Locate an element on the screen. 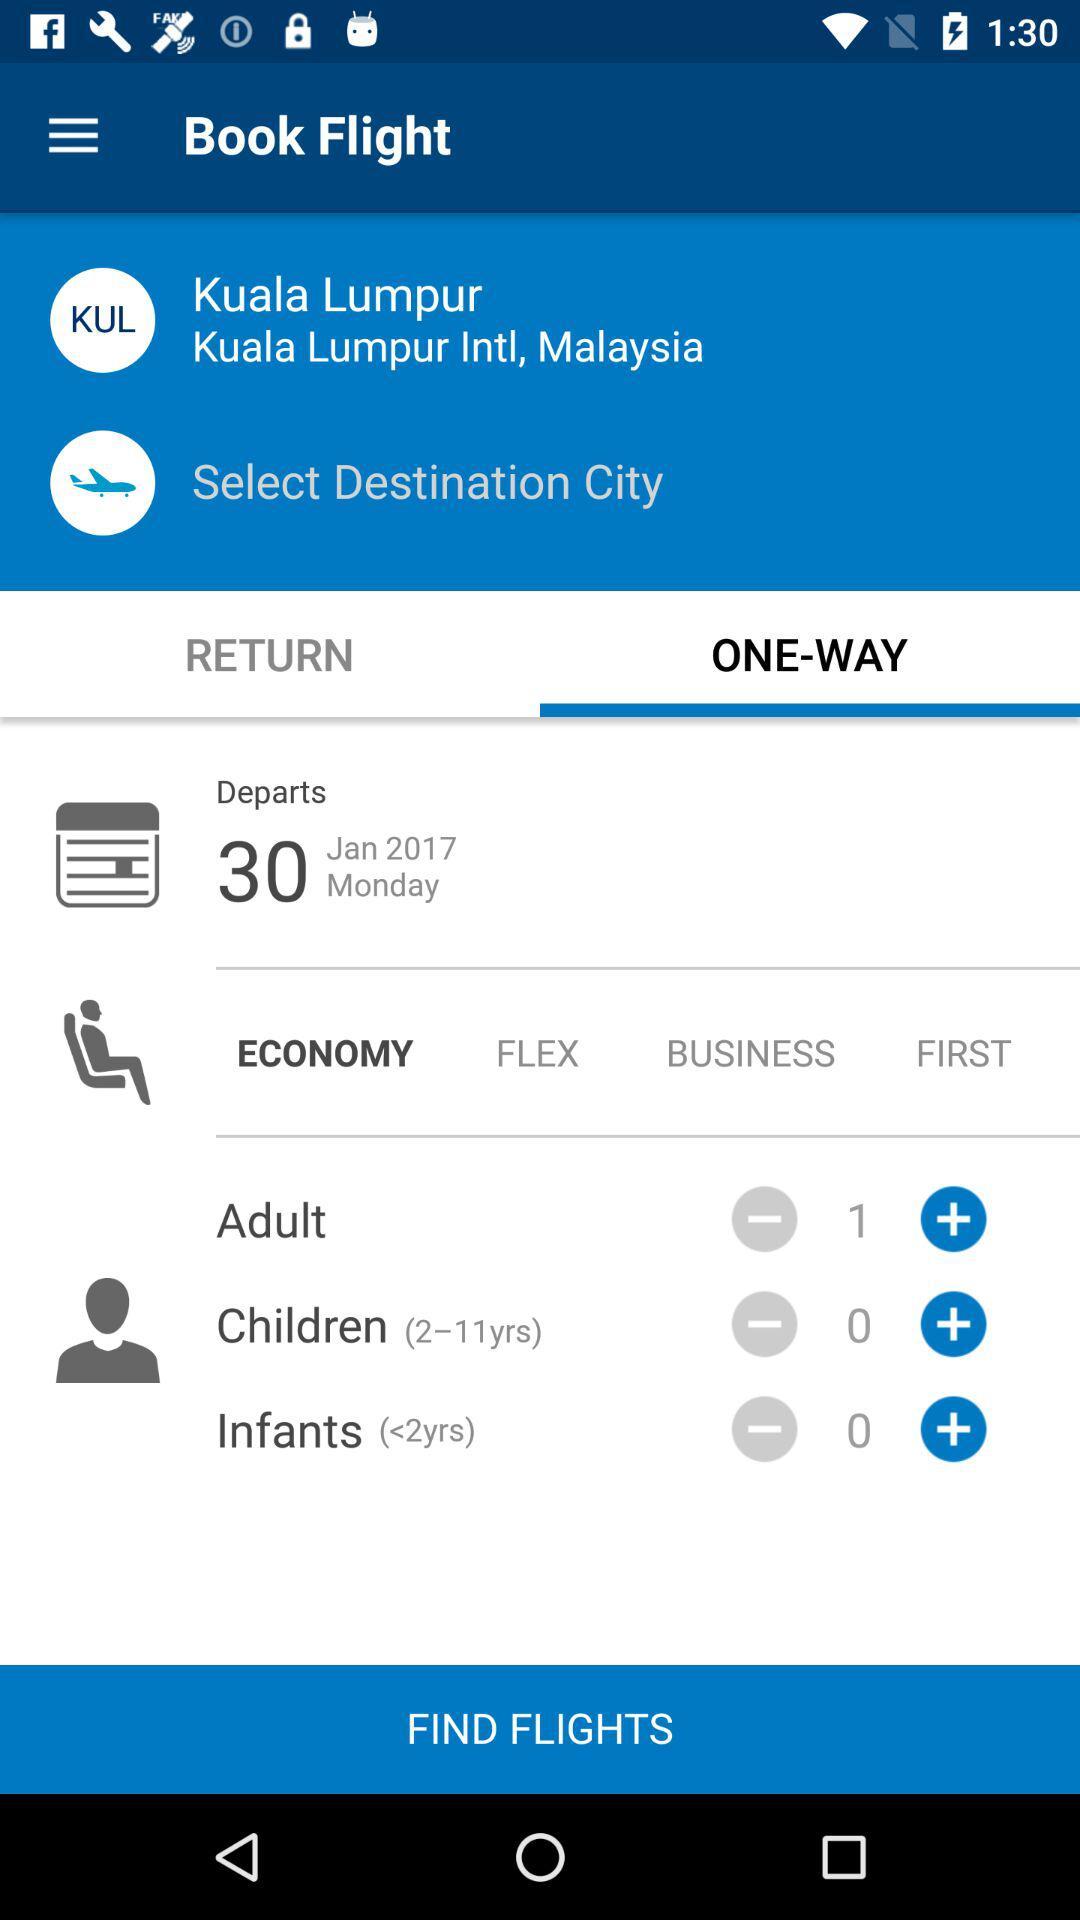 This screenshot has width=1080, height=1920. the minus icon beside infants text is located at coordinates (764, 1428).